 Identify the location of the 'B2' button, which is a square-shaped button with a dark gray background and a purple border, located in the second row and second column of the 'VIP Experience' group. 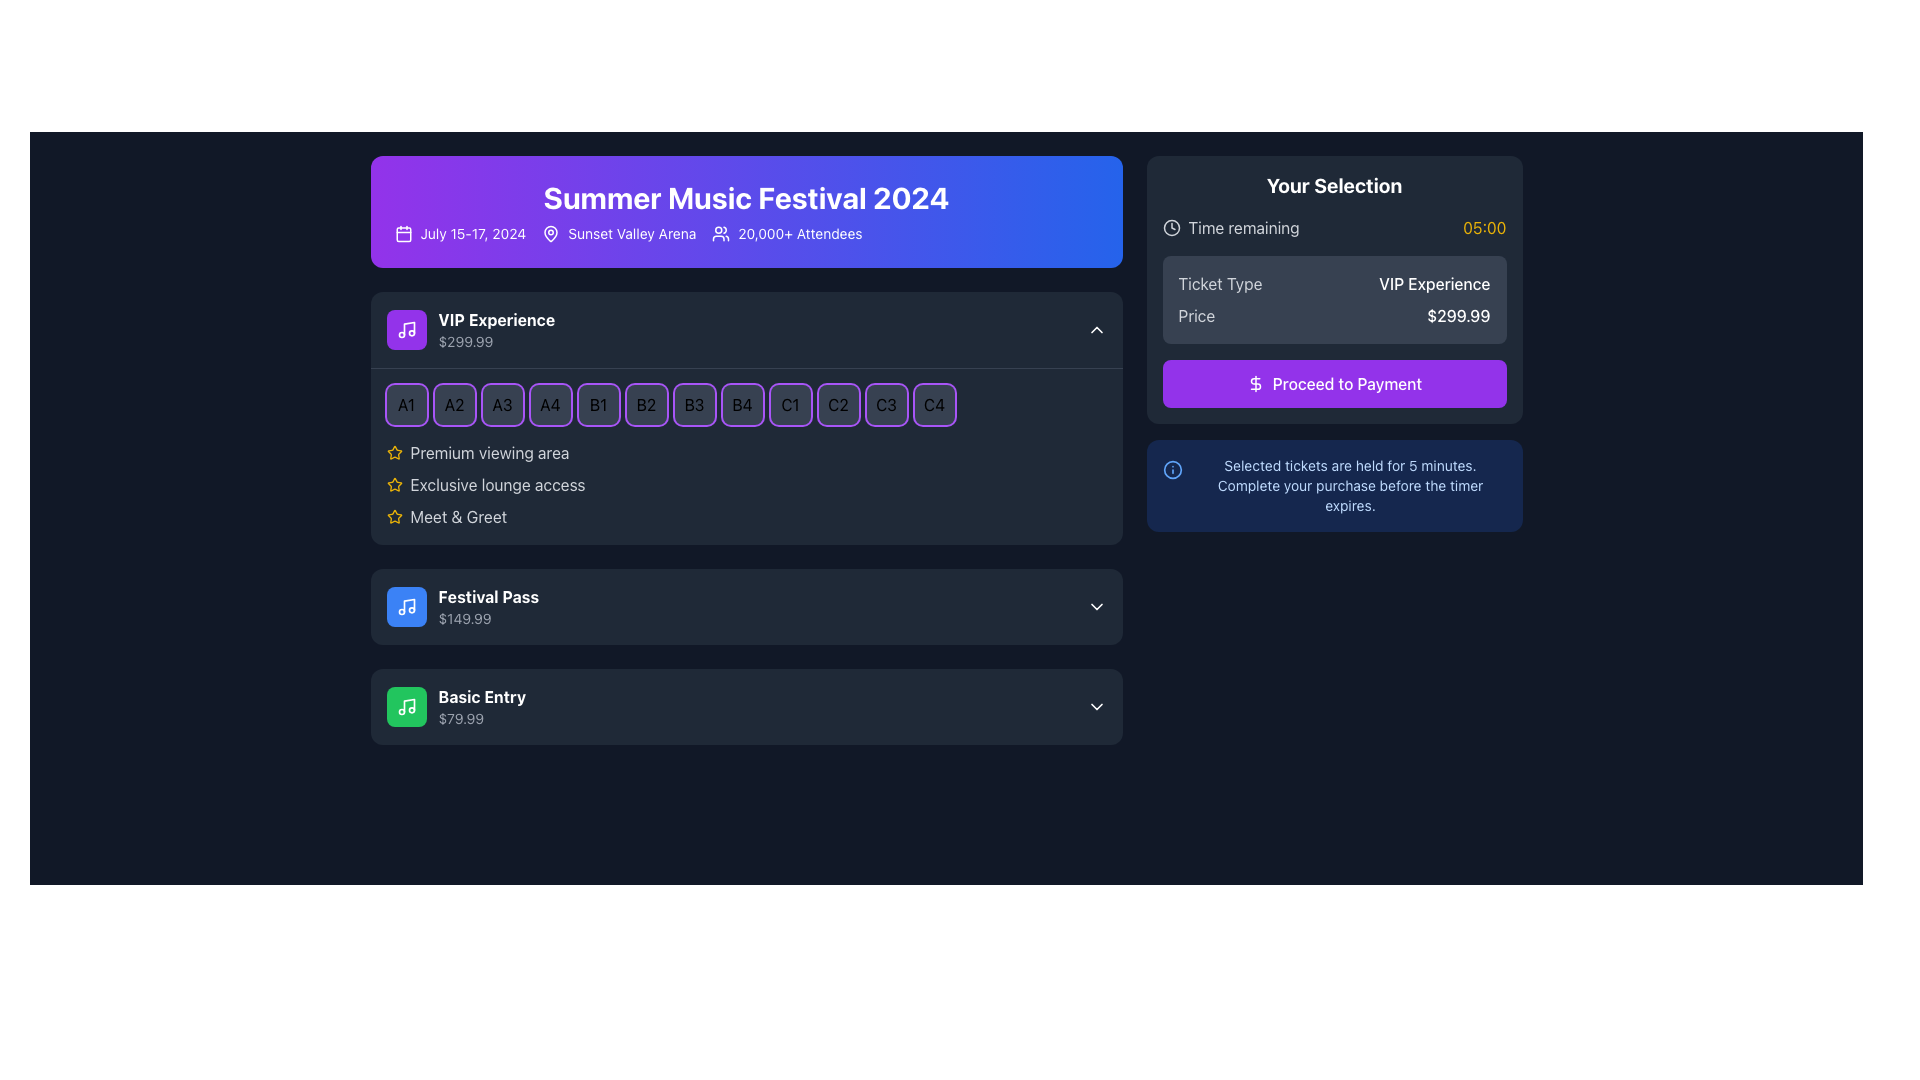
(646, 405).